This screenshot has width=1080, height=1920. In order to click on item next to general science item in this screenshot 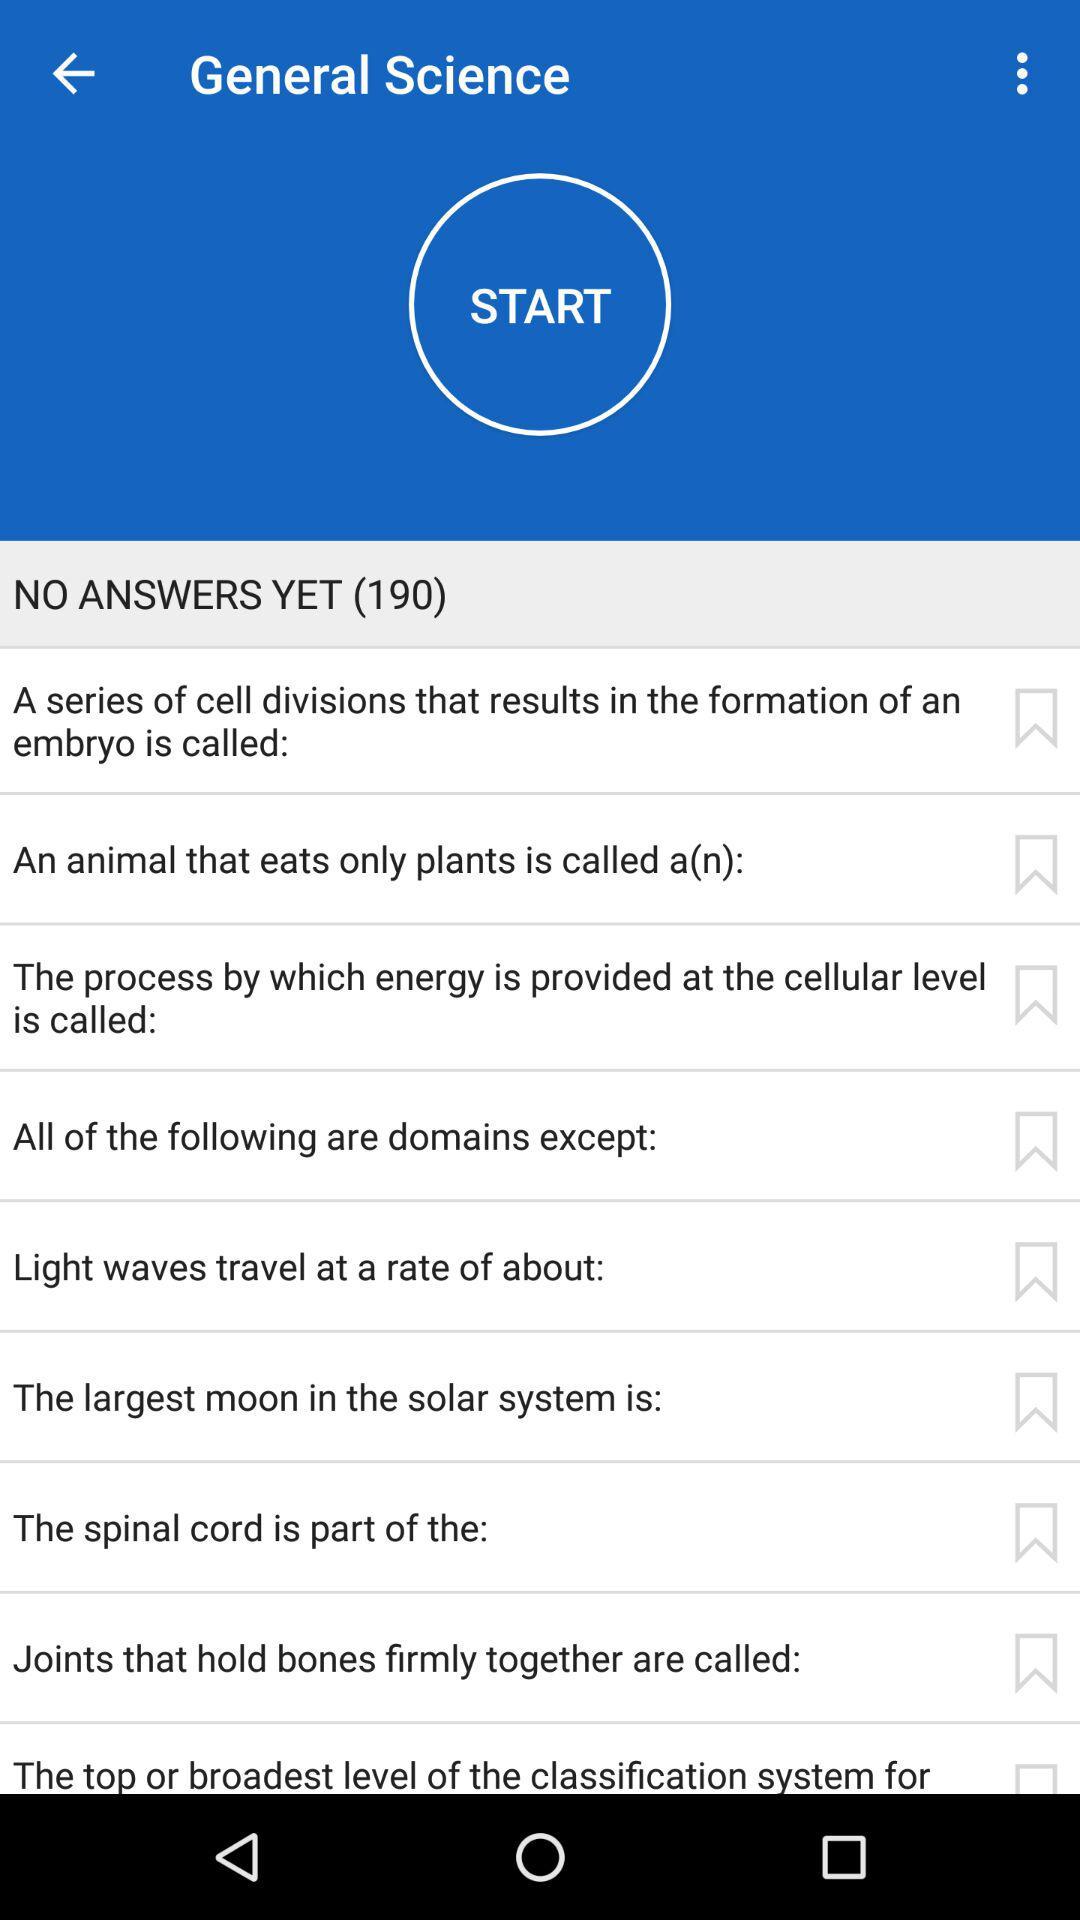, I will do `click(72, 73)`.